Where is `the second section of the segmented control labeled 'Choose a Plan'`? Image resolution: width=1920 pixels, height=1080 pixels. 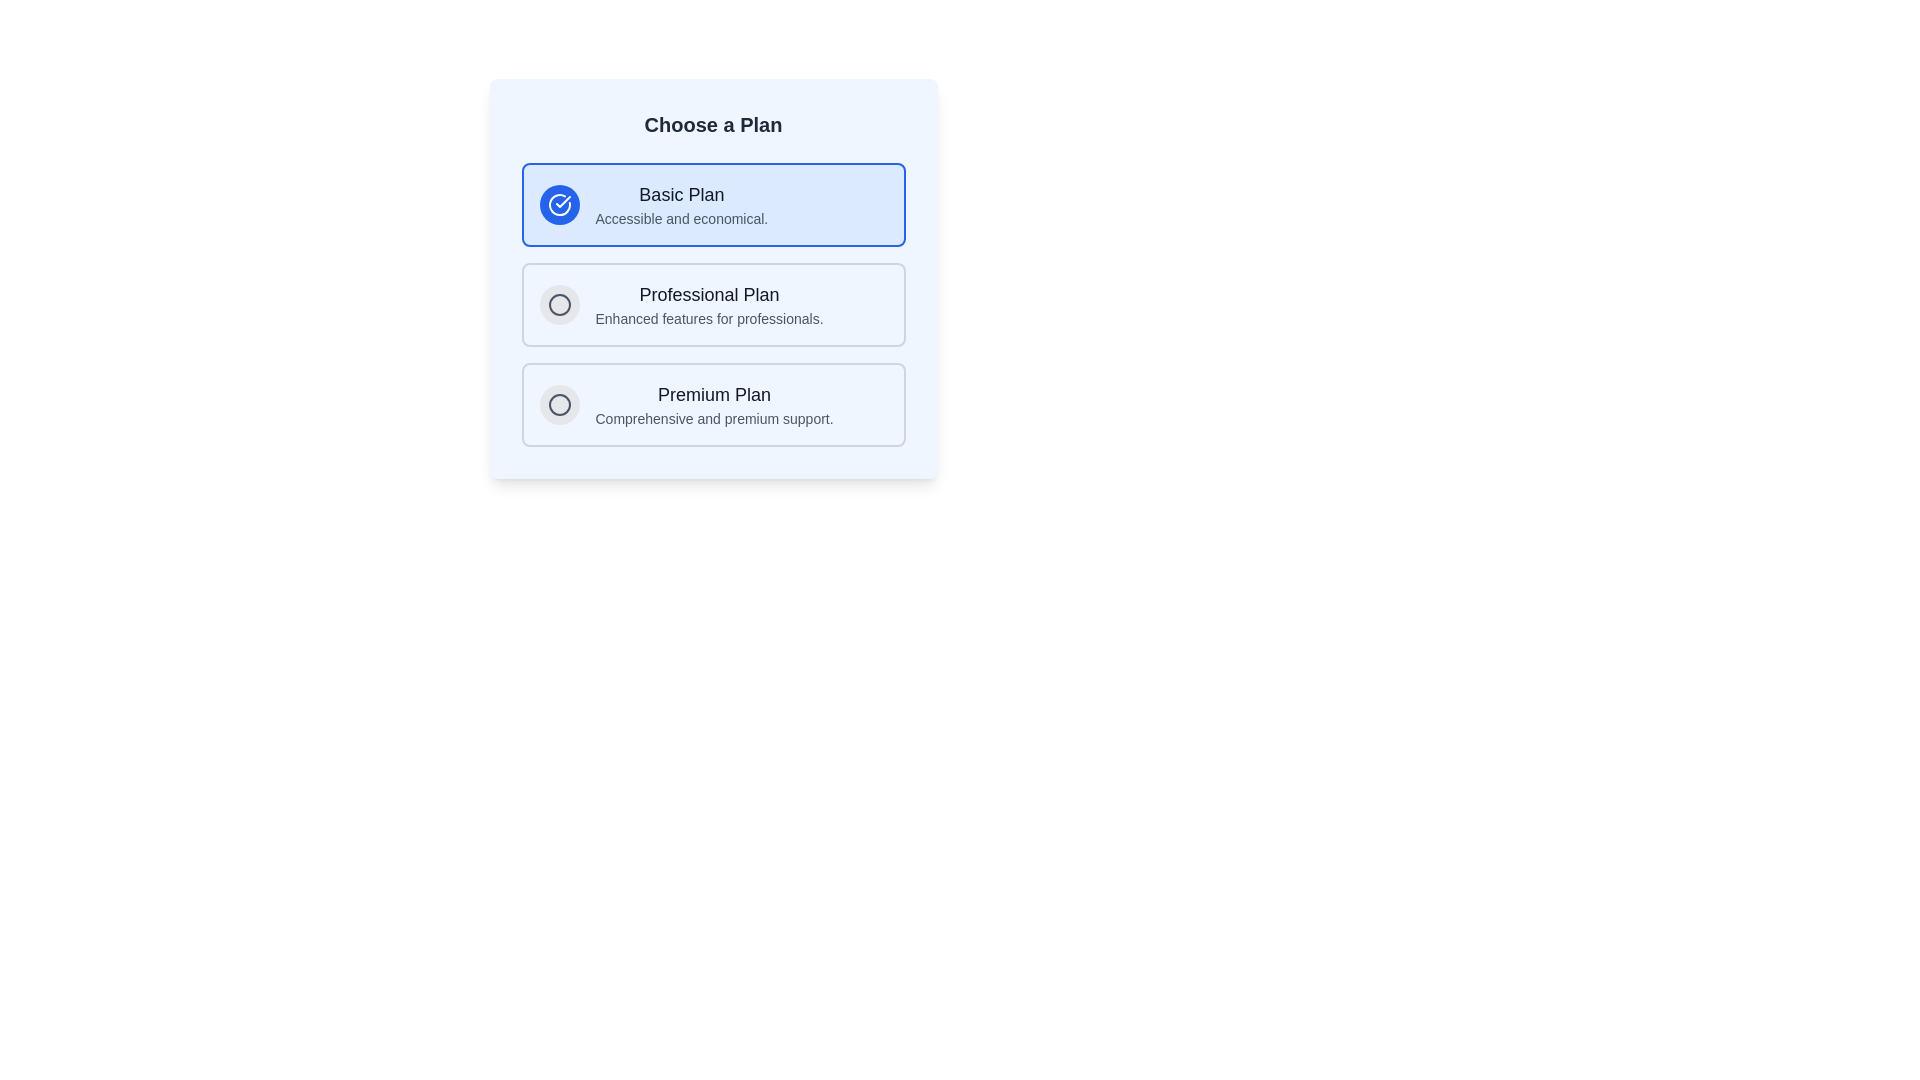
the second section of the segmented control labeled 'Choose a Plan' is located at coordinates (713, 304).